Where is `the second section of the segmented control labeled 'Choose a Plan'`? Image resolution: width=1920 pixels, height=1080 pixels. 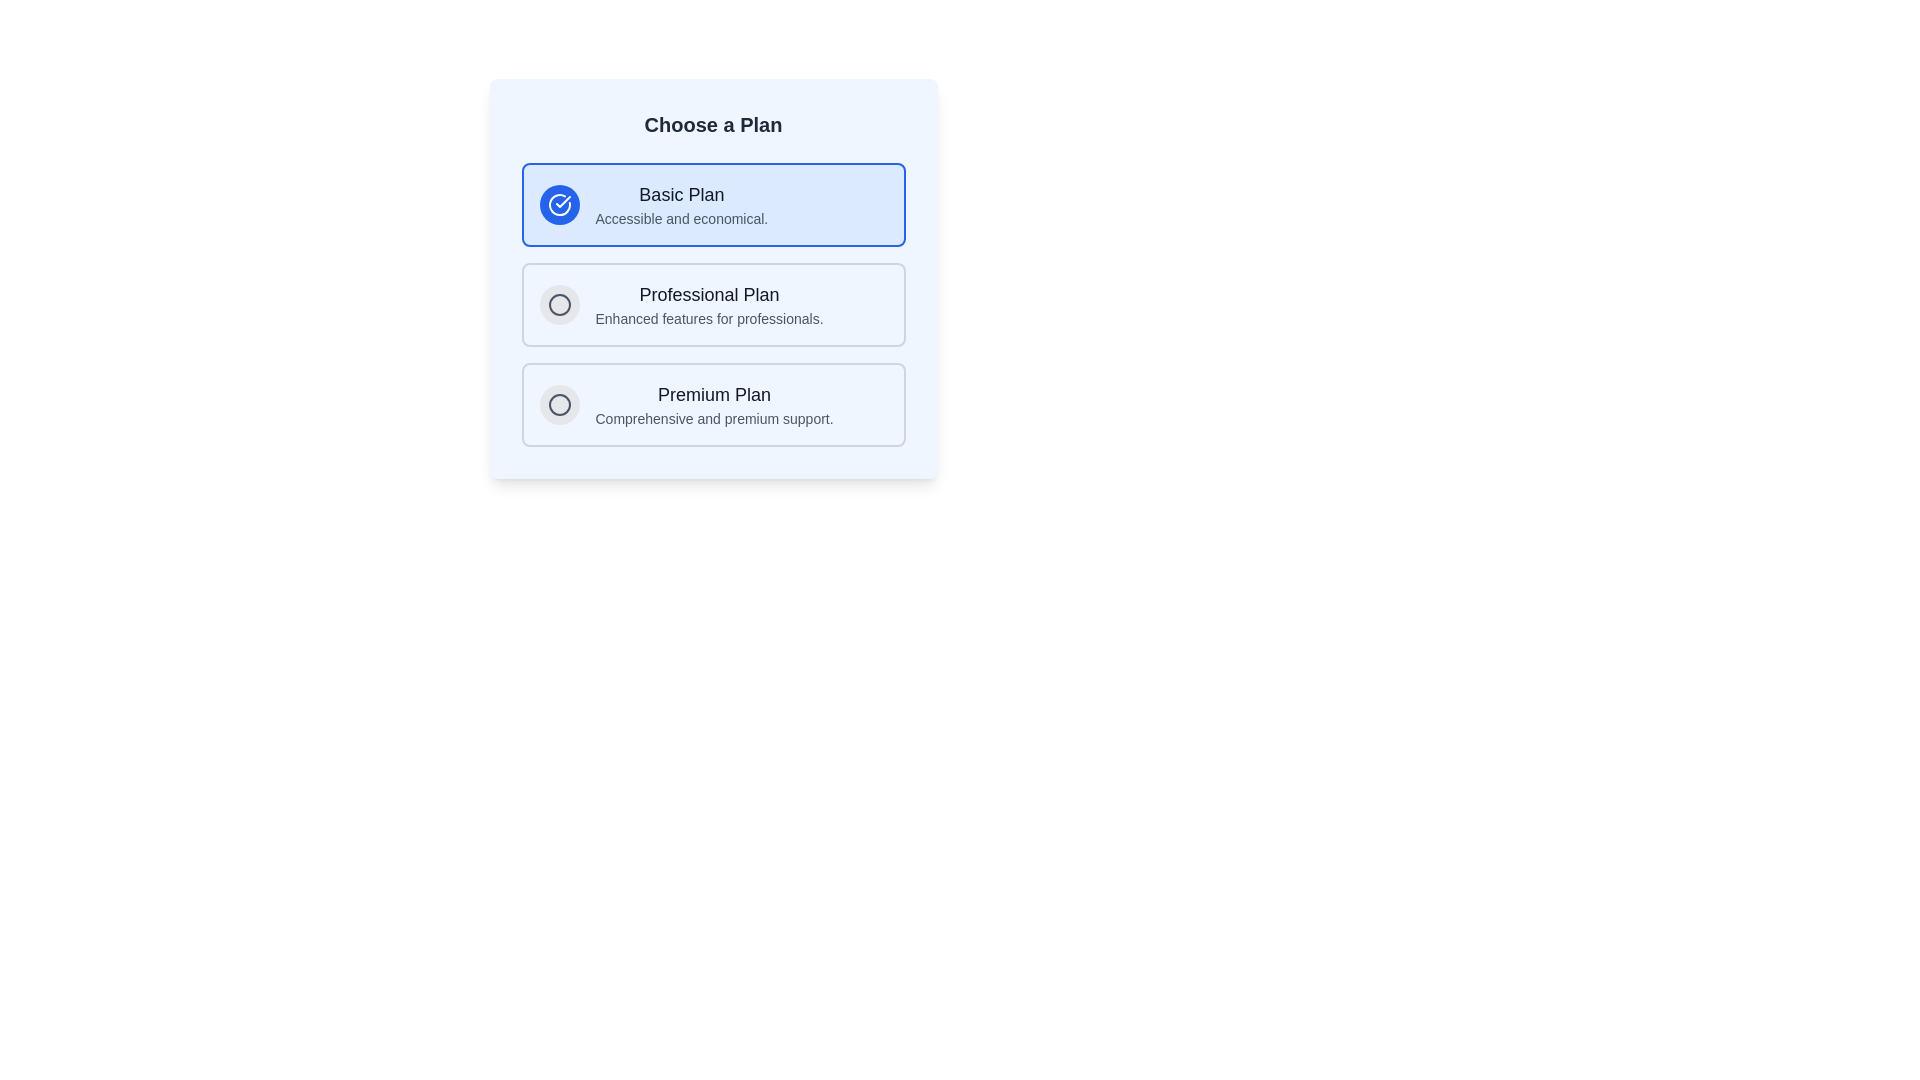
the second section of the segmented control labeled 'Choose a Plan' is located at coordinates (713, 304).